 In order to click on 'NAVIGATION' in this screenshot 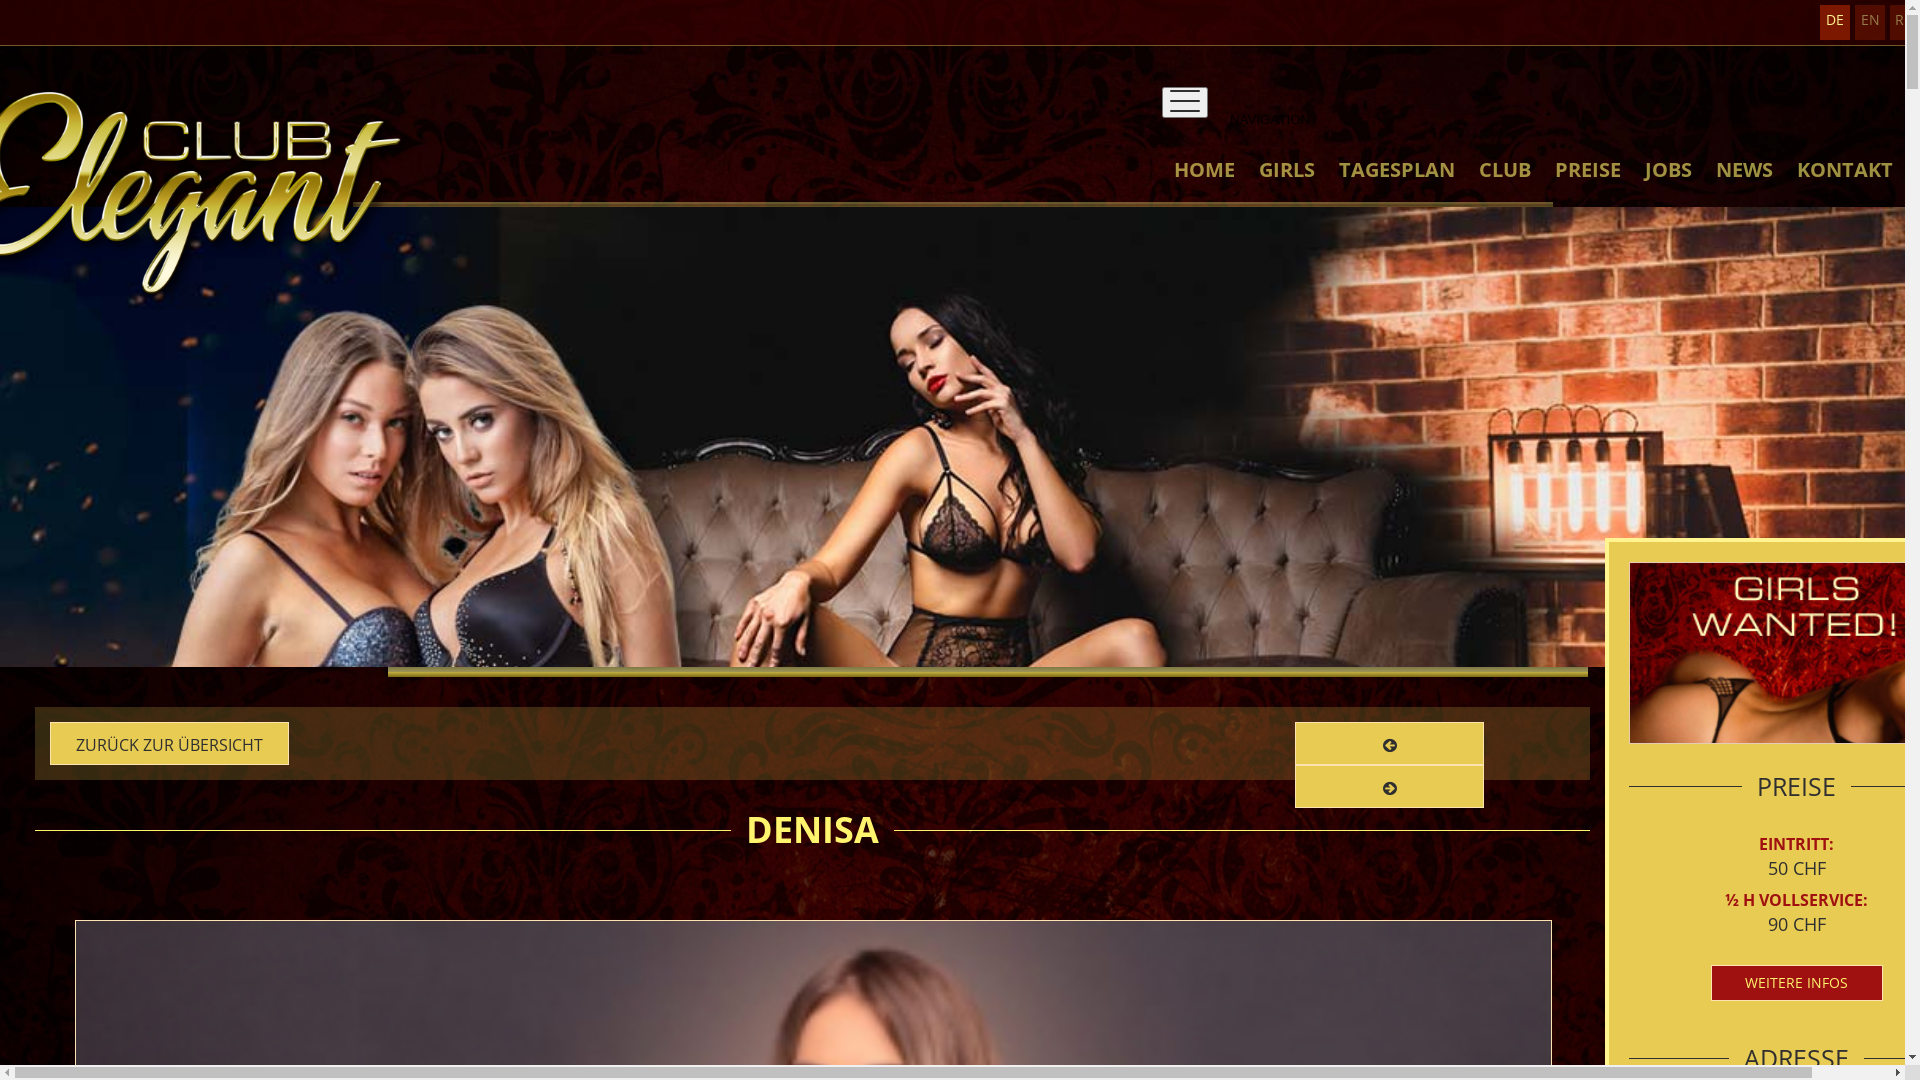, I will do `click(1185, 102)`.